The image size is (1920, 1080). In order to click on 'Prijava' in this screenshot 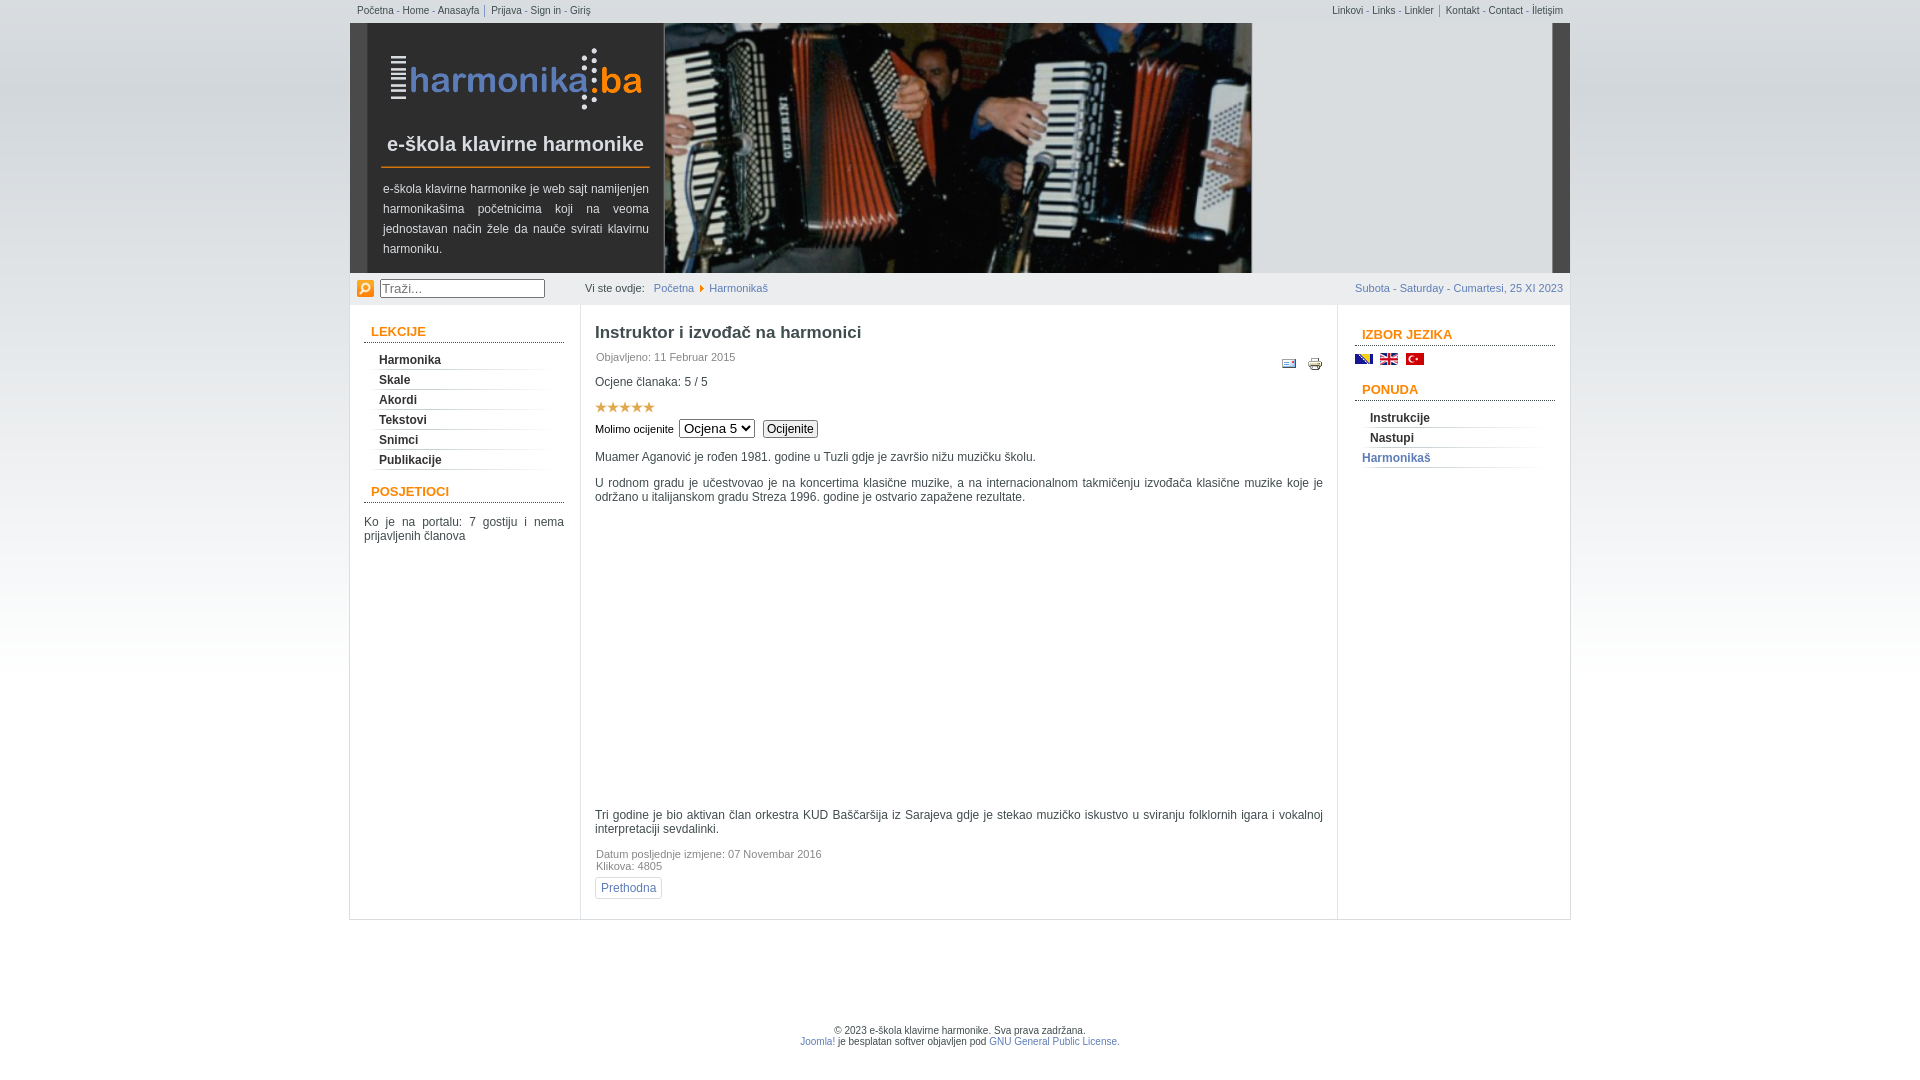, I will do `click(506, 10)`.